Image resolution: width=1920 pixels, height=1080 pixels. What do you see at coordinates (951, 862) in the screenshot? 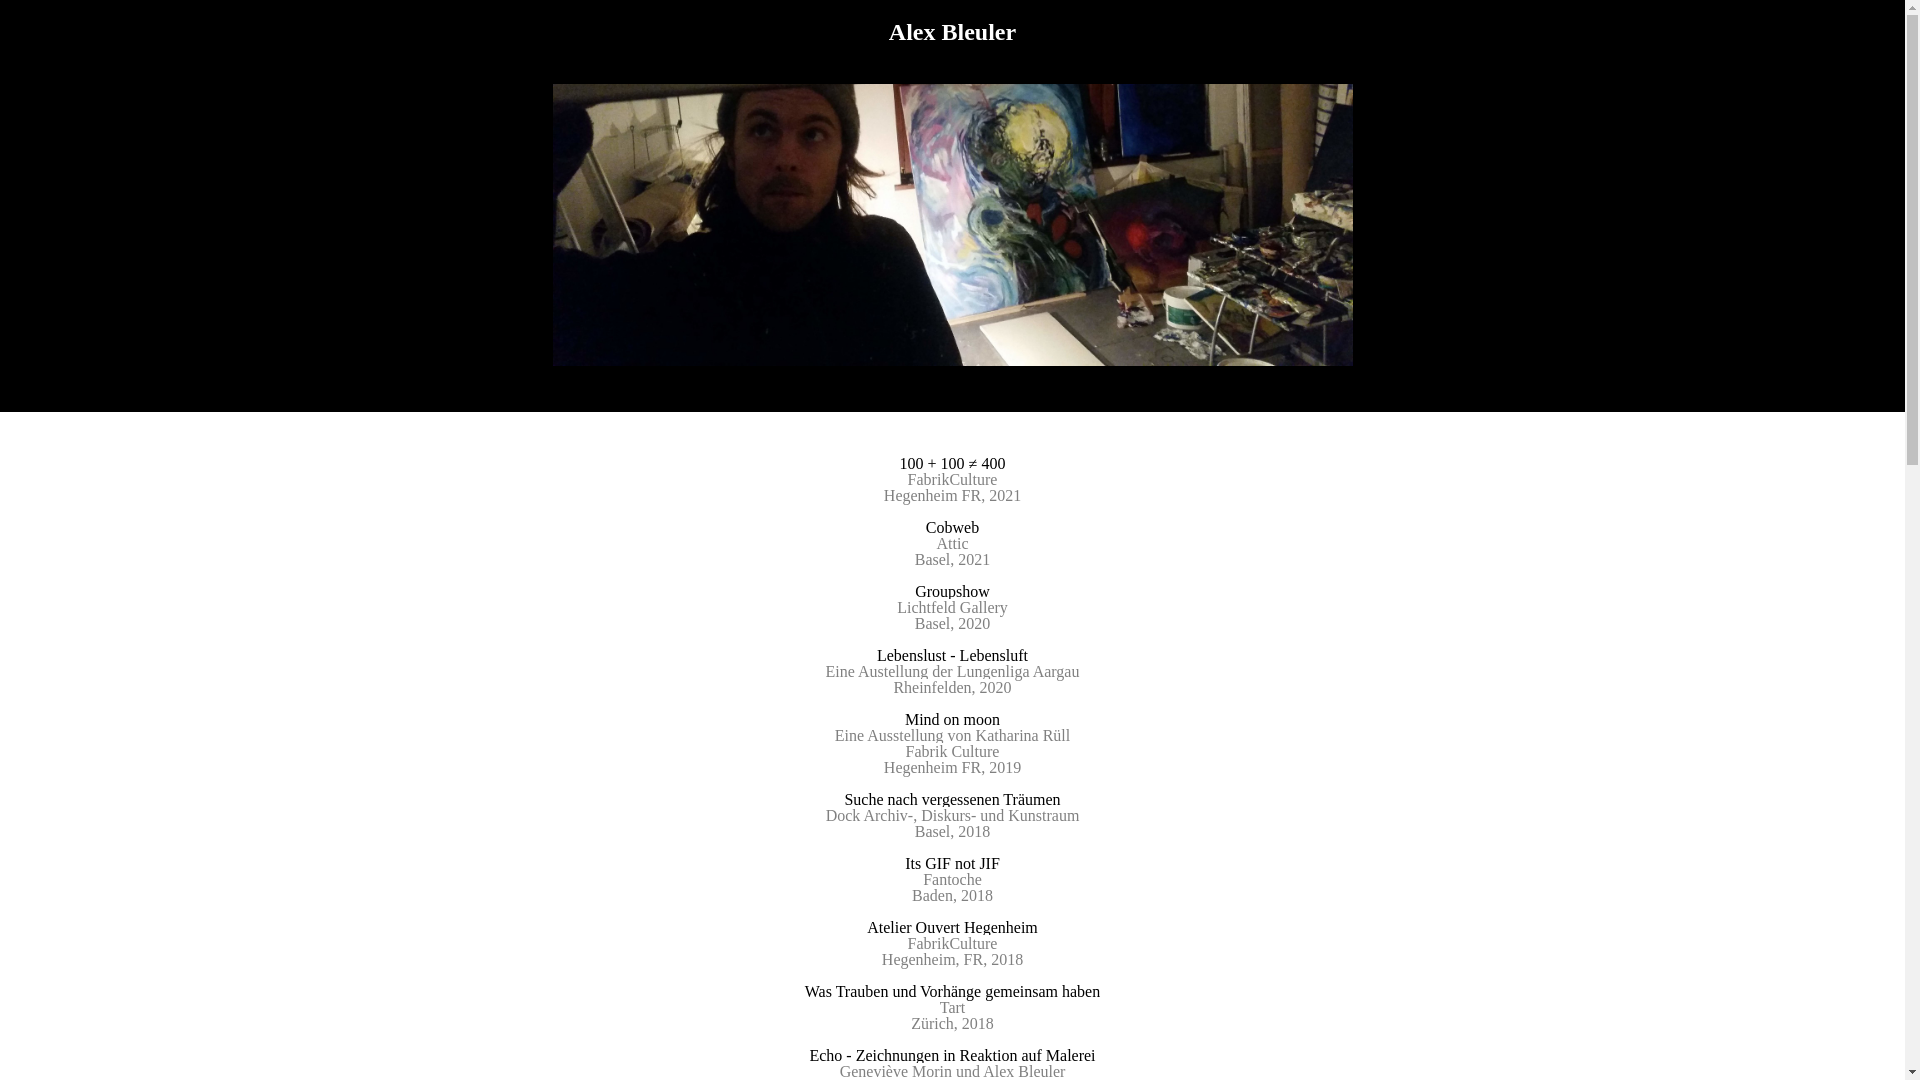
I see `'Its GIF not JIF'` at bounding box center [951, 862].